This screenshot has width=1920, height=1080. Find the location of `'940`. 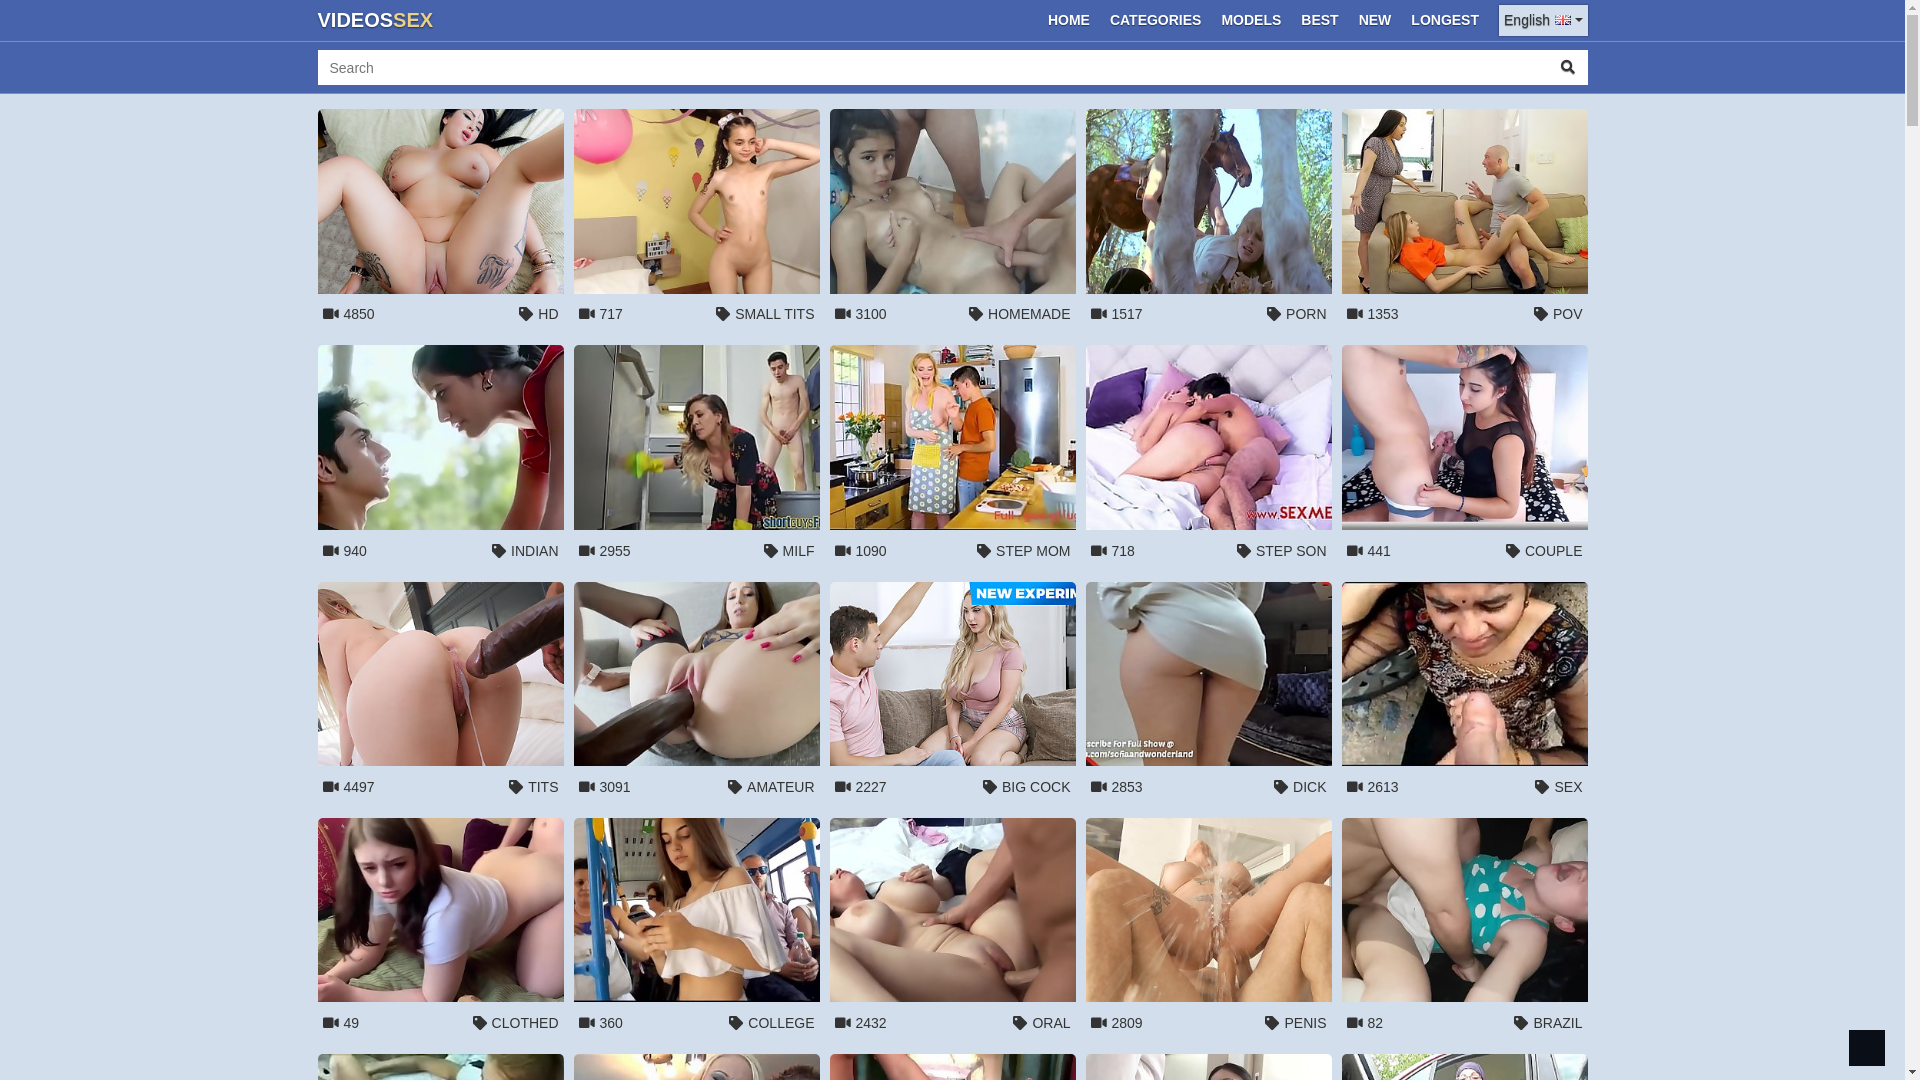

'940 is located at coordinates (440, 458).